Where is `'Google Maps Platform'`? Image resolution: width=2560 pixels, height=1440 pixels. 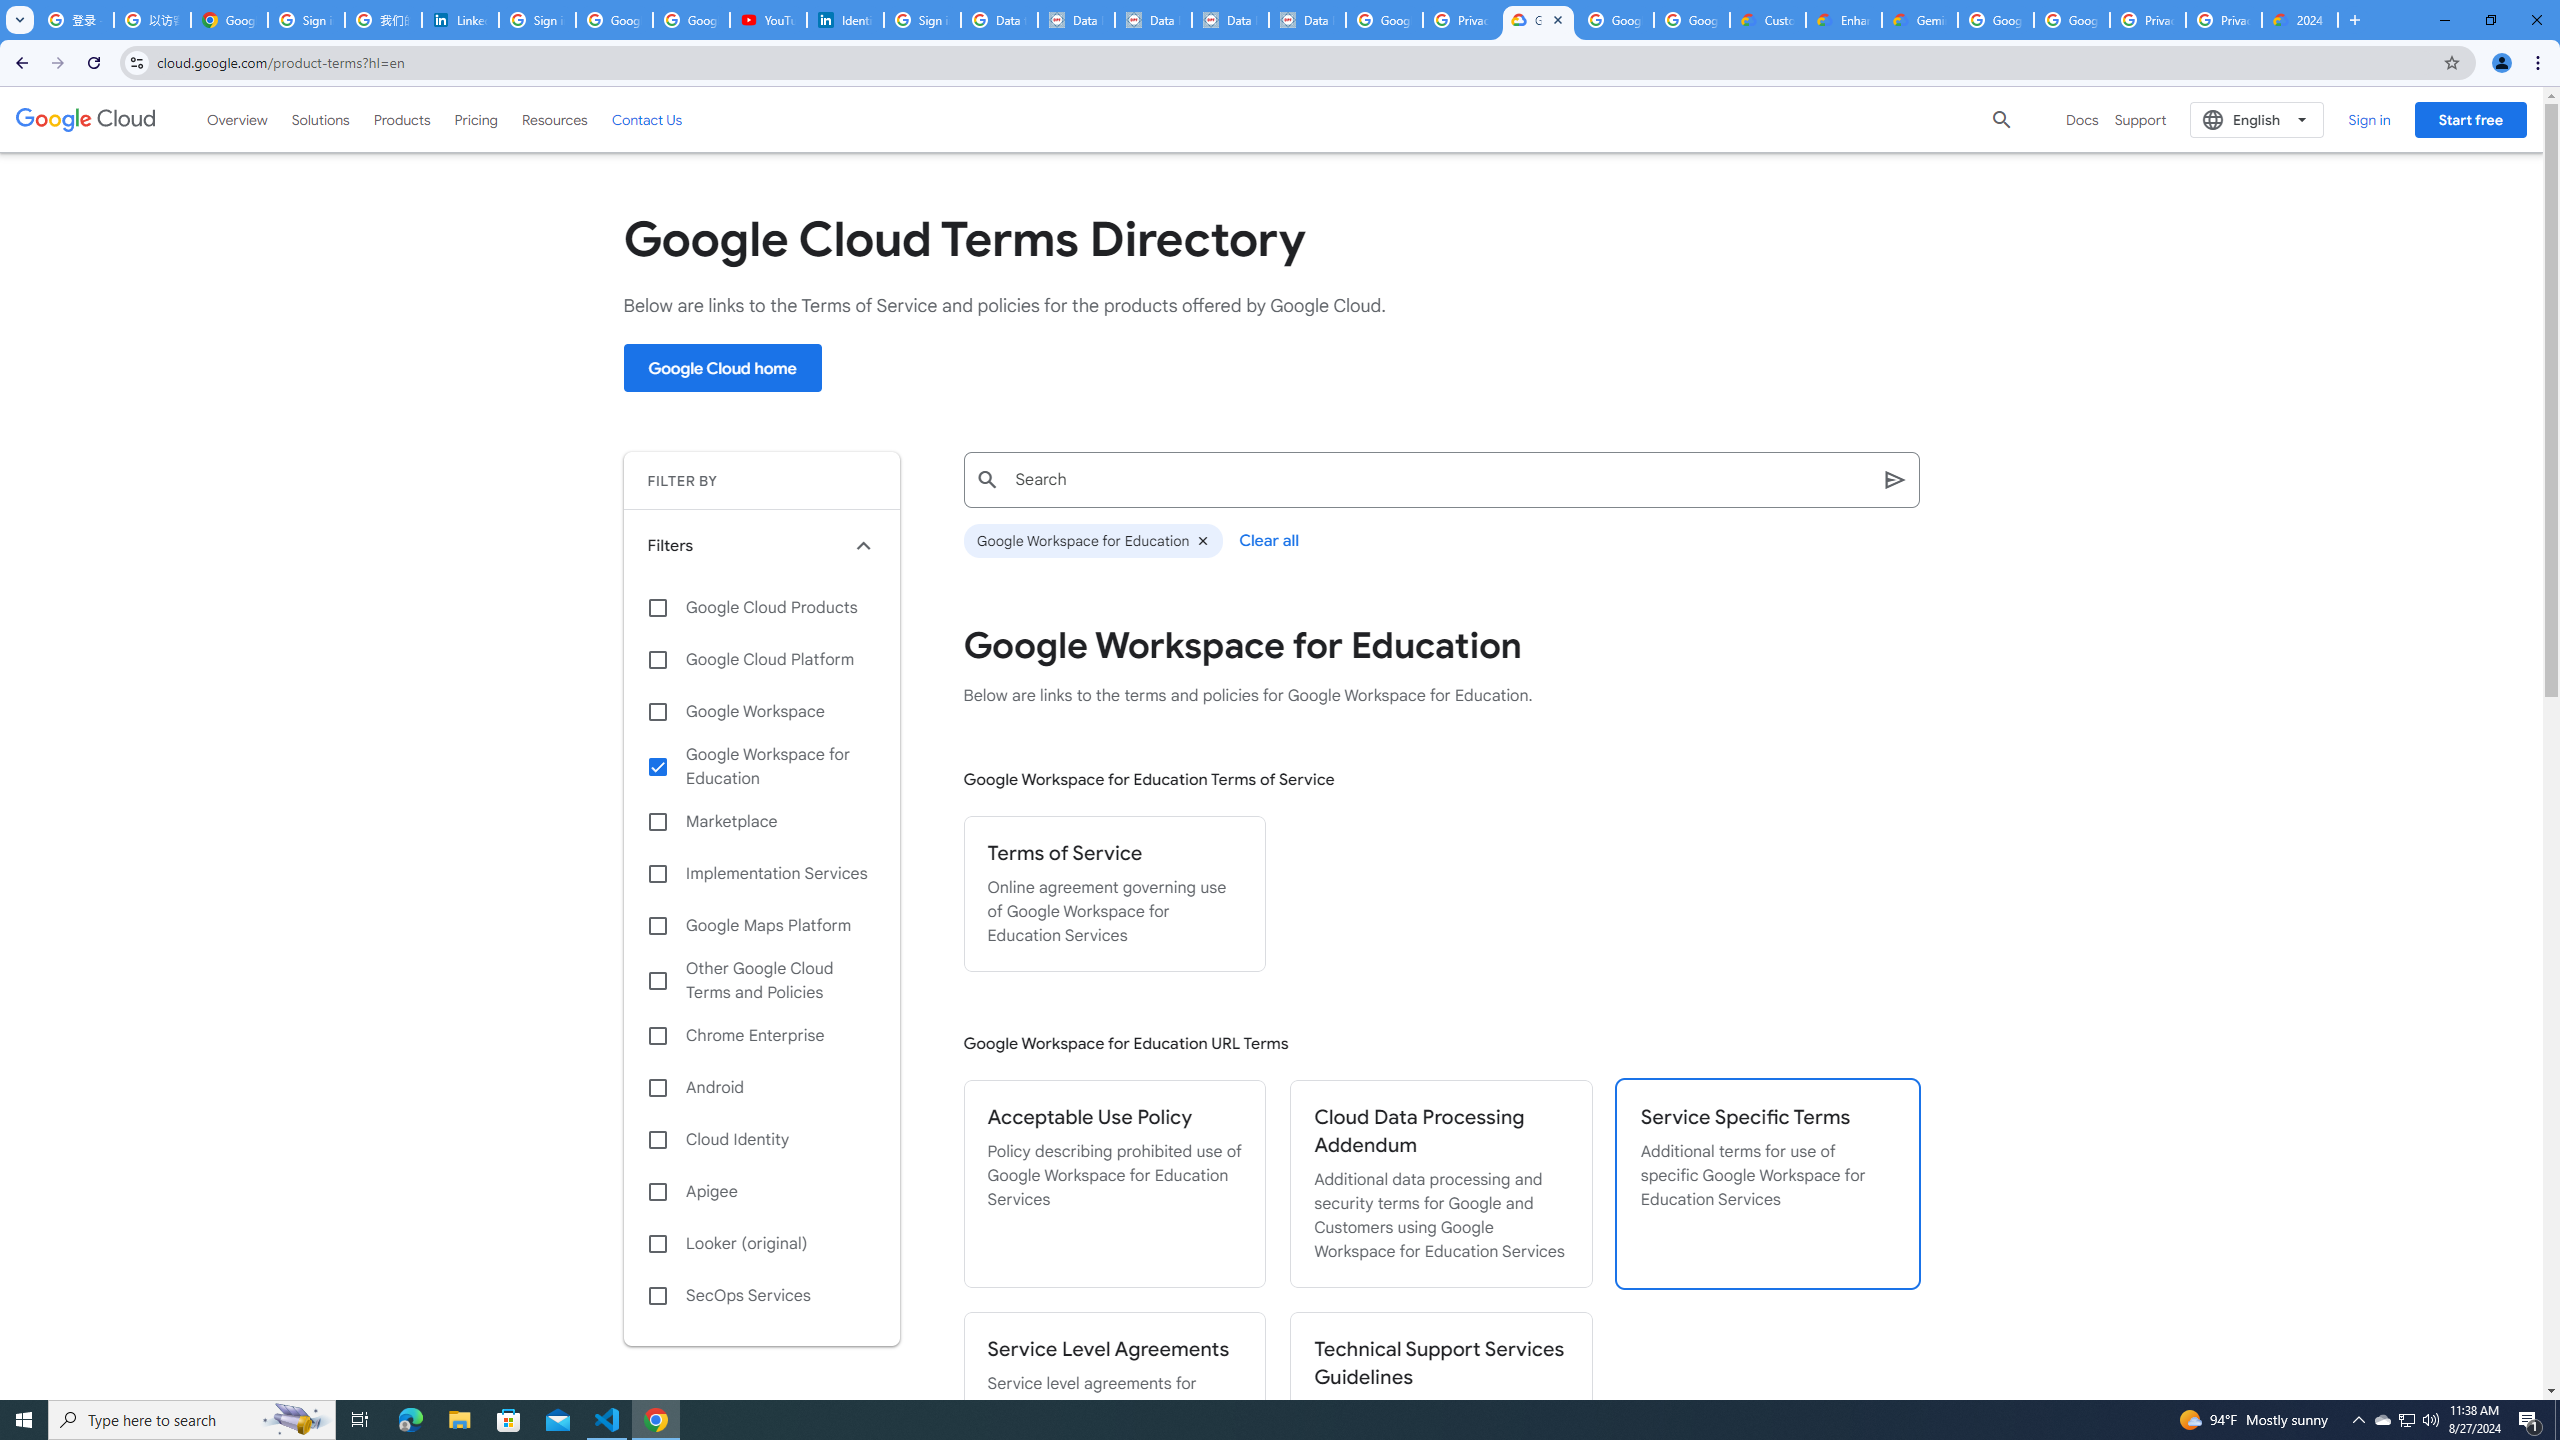 'Google Maps Platform' is located at coordinates (761, 924).